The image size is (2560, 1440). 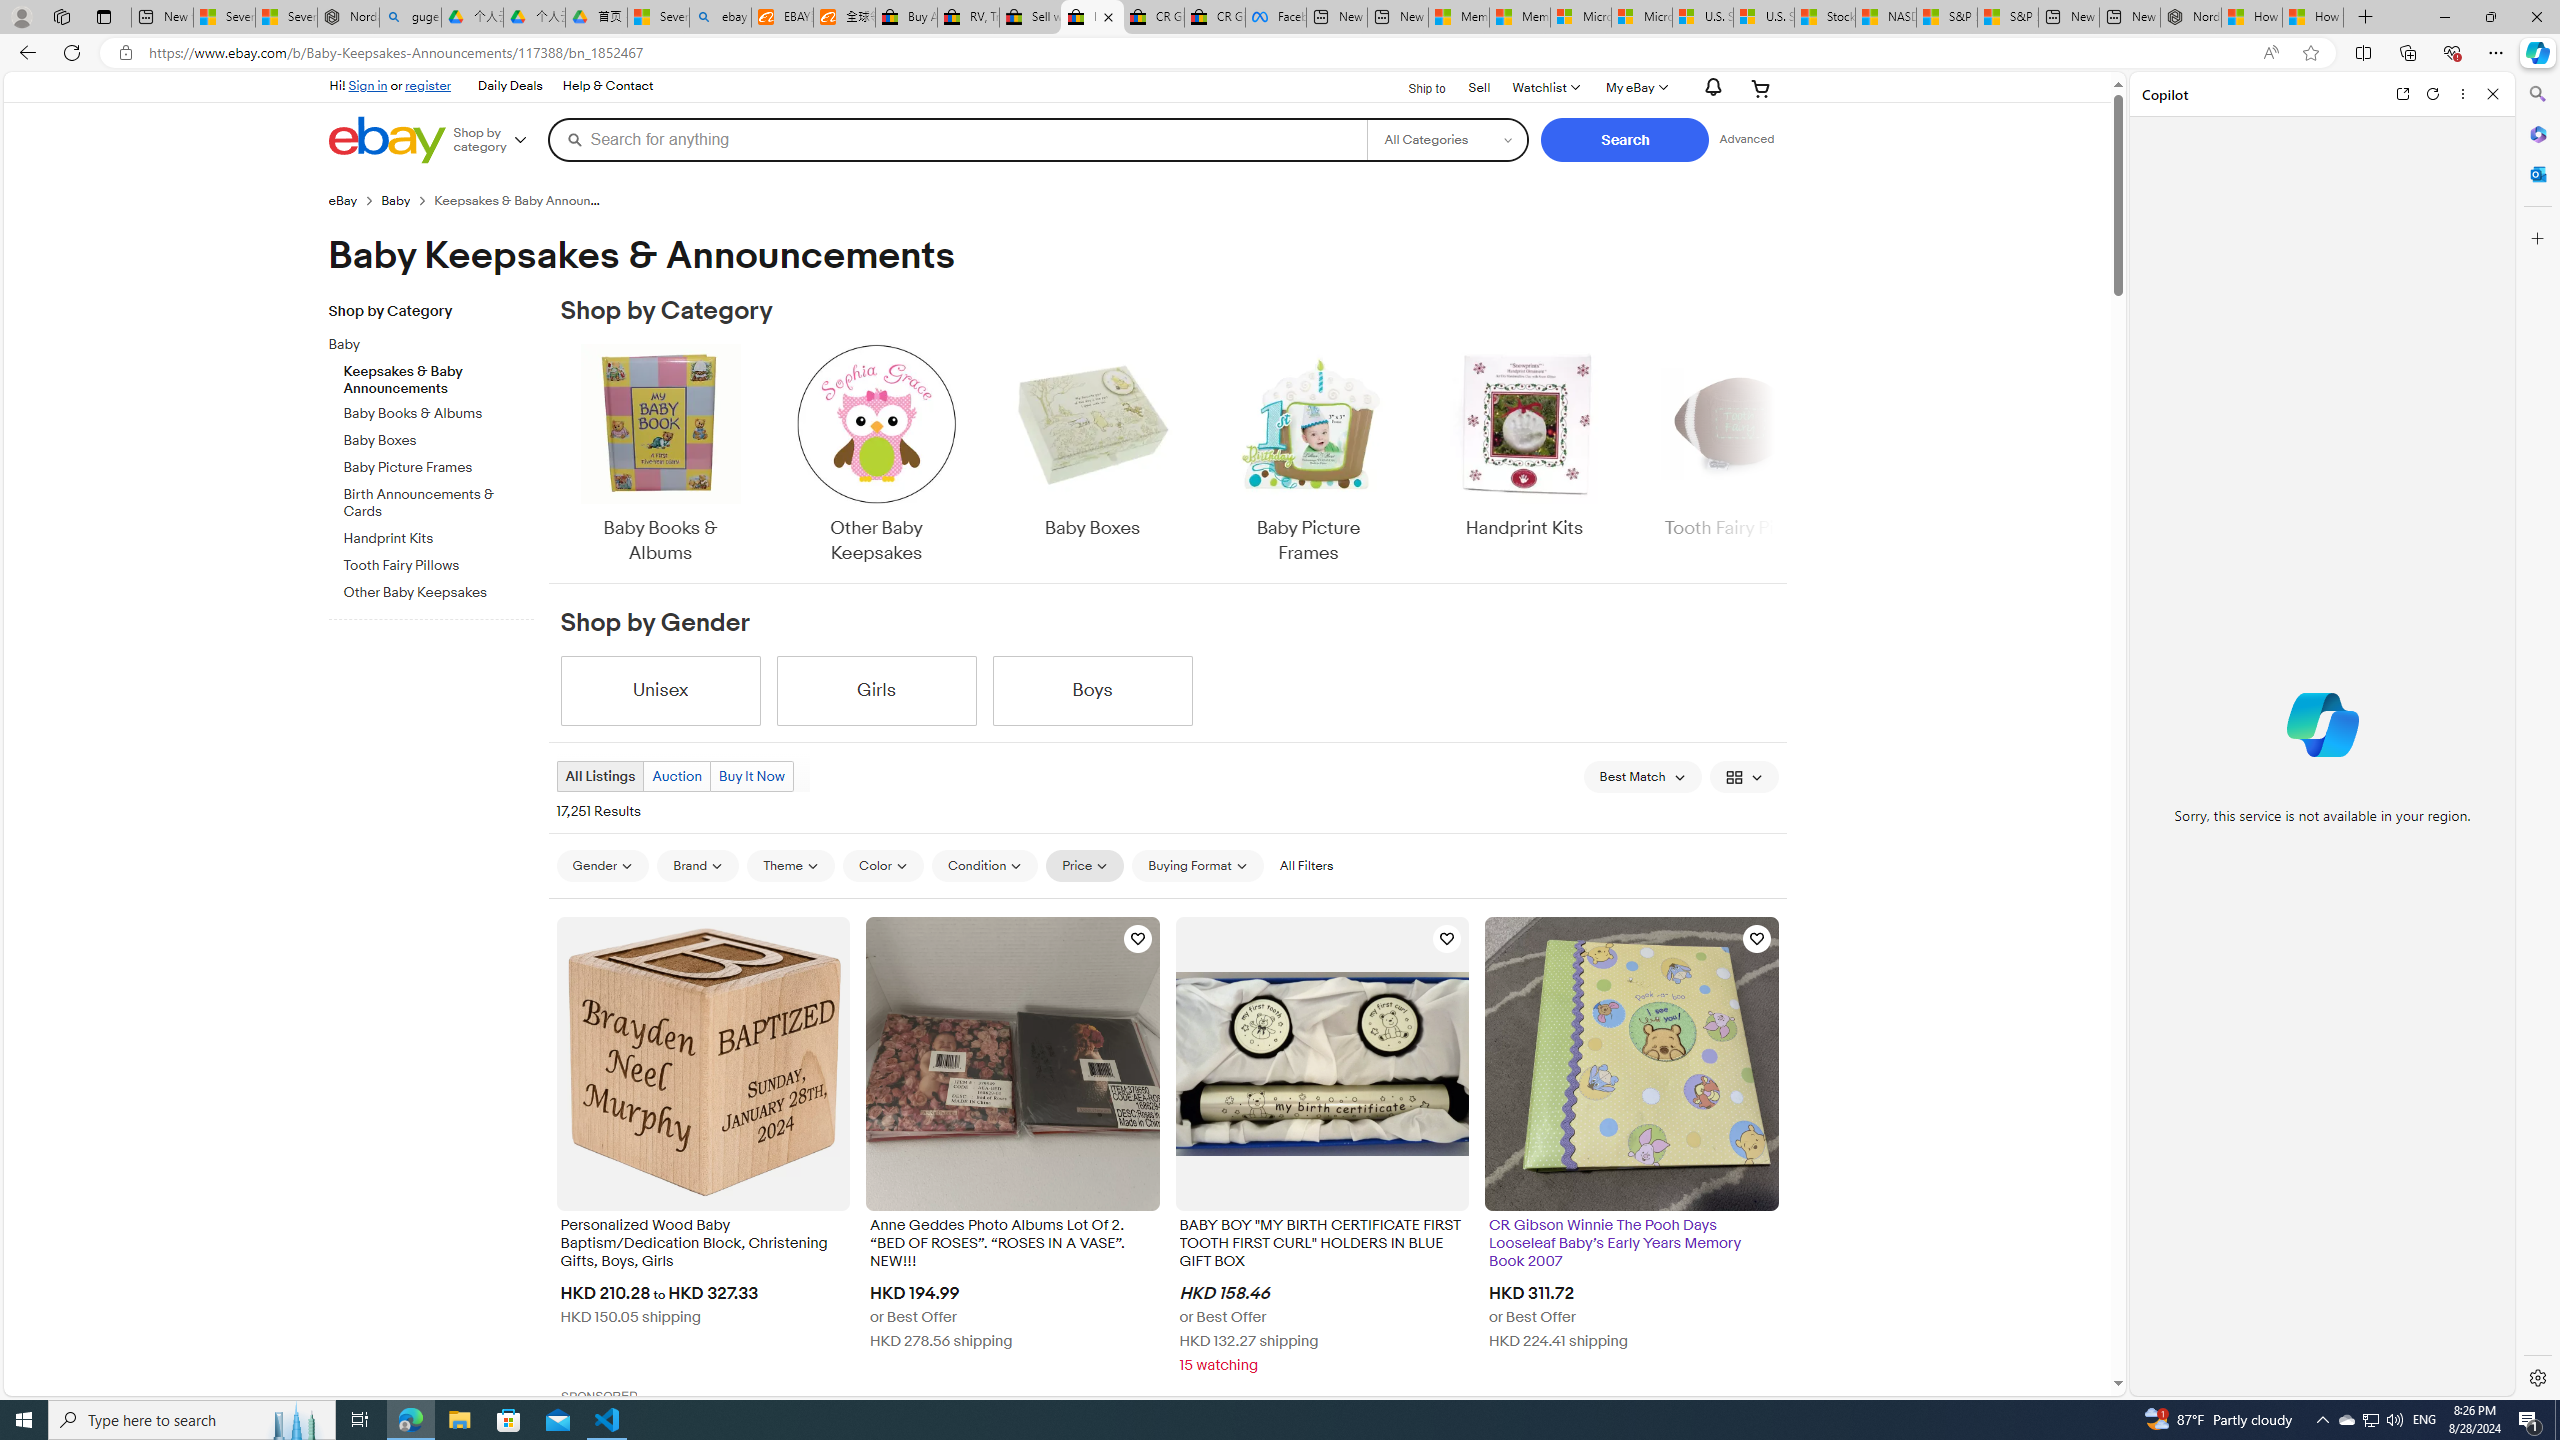 I want to click on 'Theme', so click(x=791, y=865).